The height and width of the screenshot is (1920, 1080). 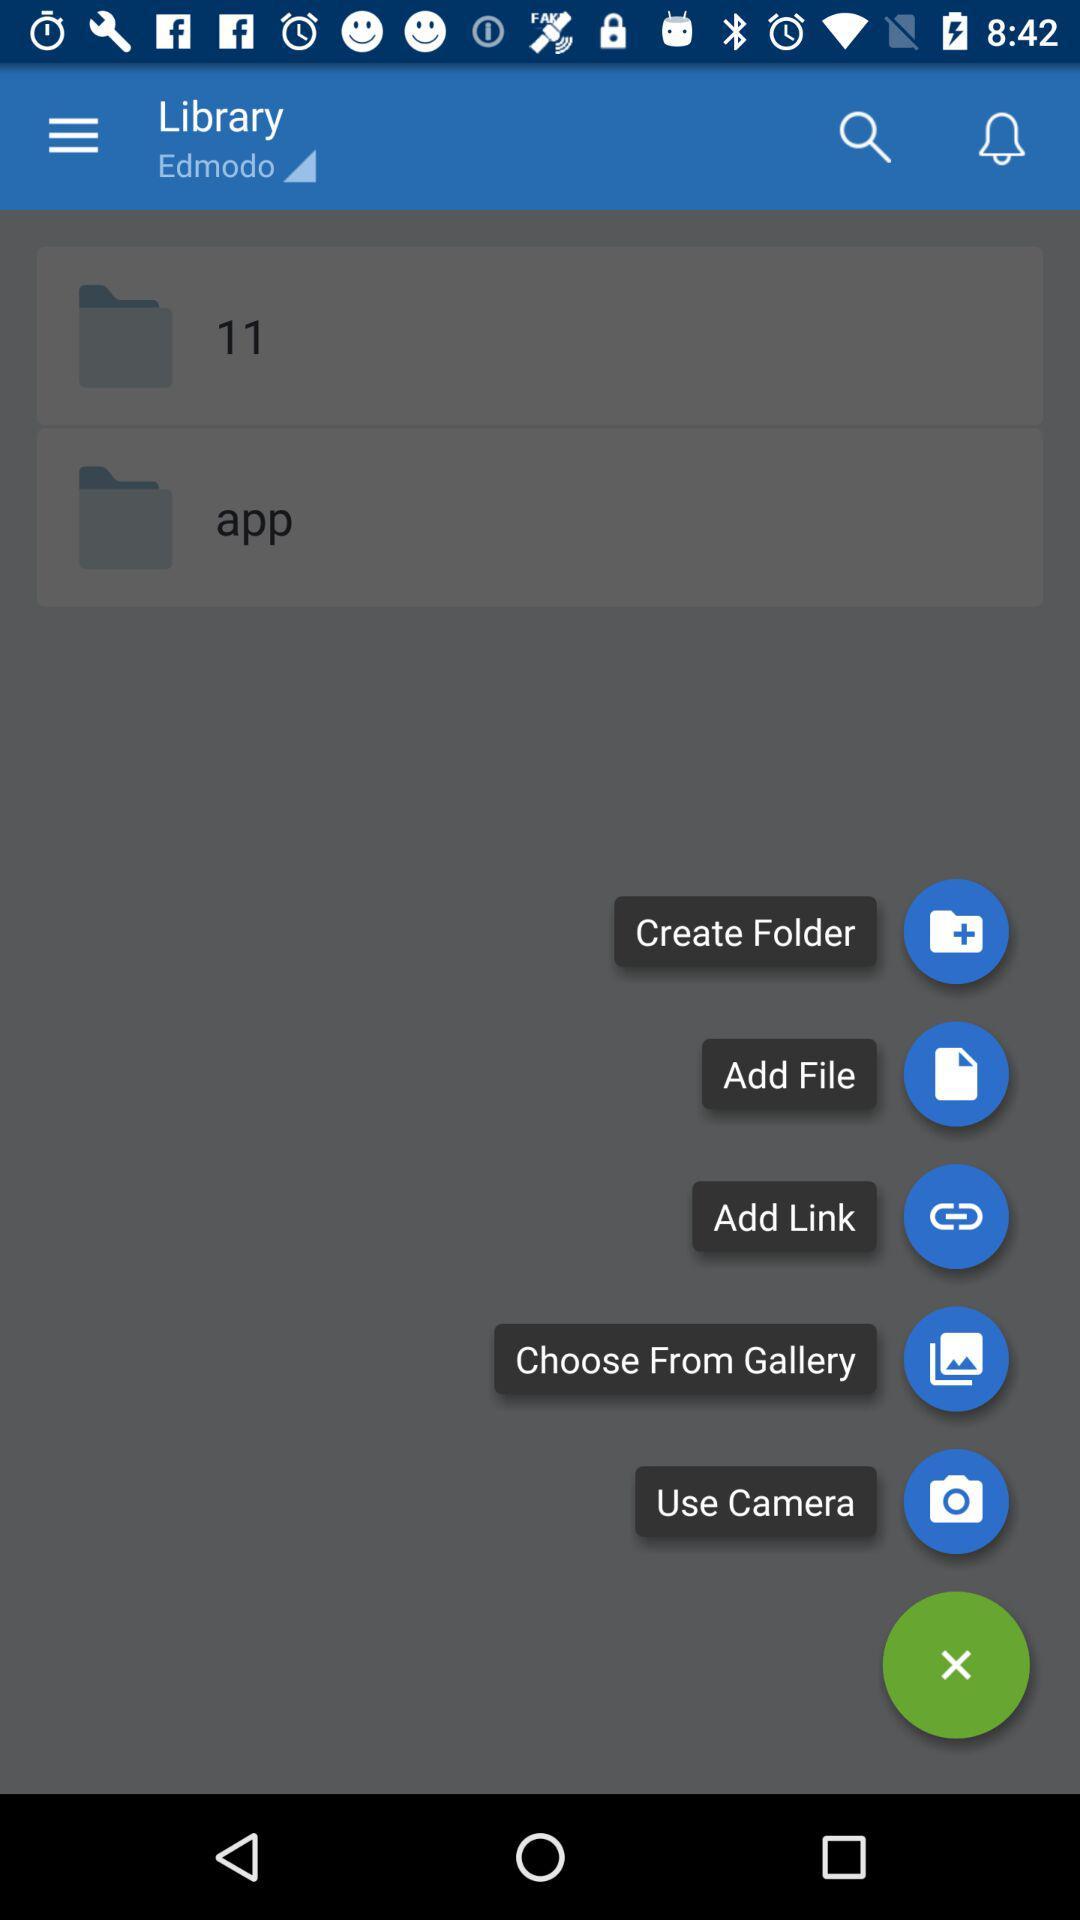 I want to click on folder option, so click(x=955, y=930).